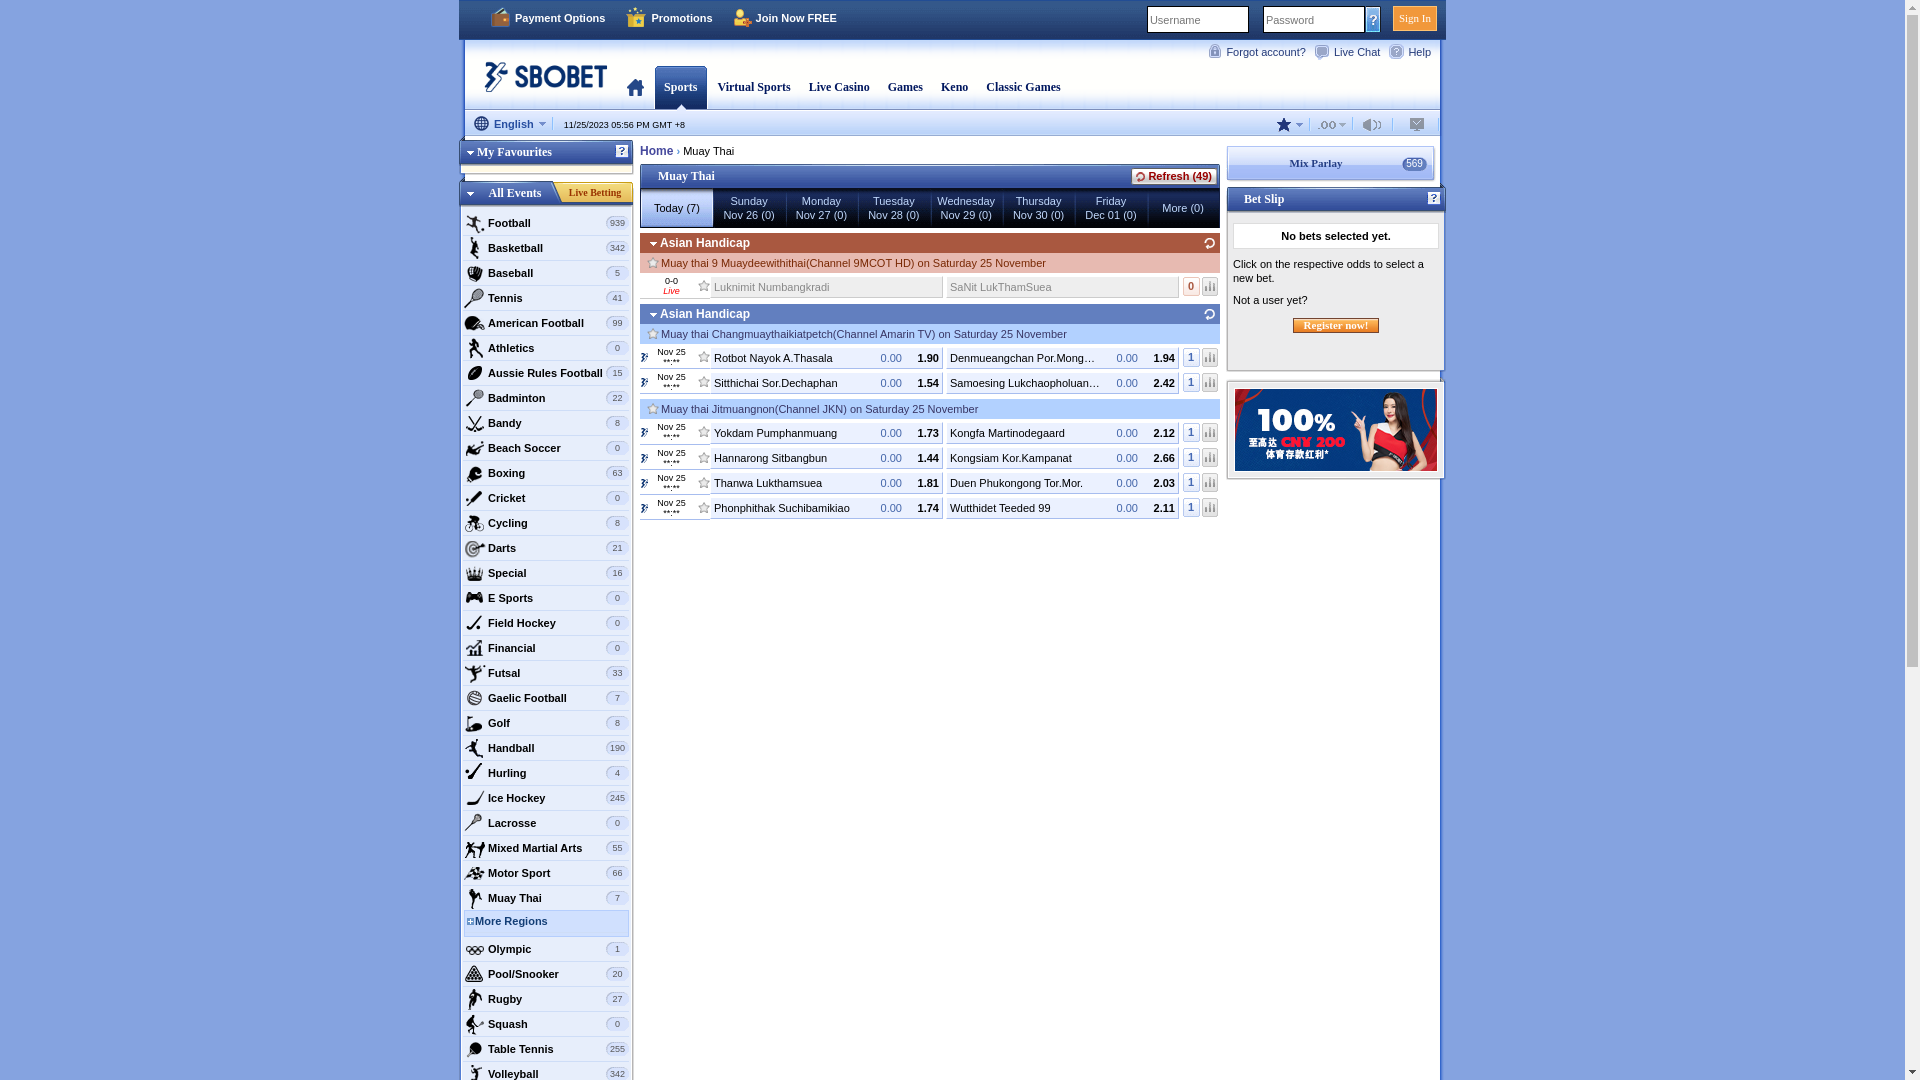 The width and height of the screenshot is (1920, 1080). What do you see at coordinates (546, 473) in the screenshot?
I see `'Boxing` at bounding box center [546, 473].